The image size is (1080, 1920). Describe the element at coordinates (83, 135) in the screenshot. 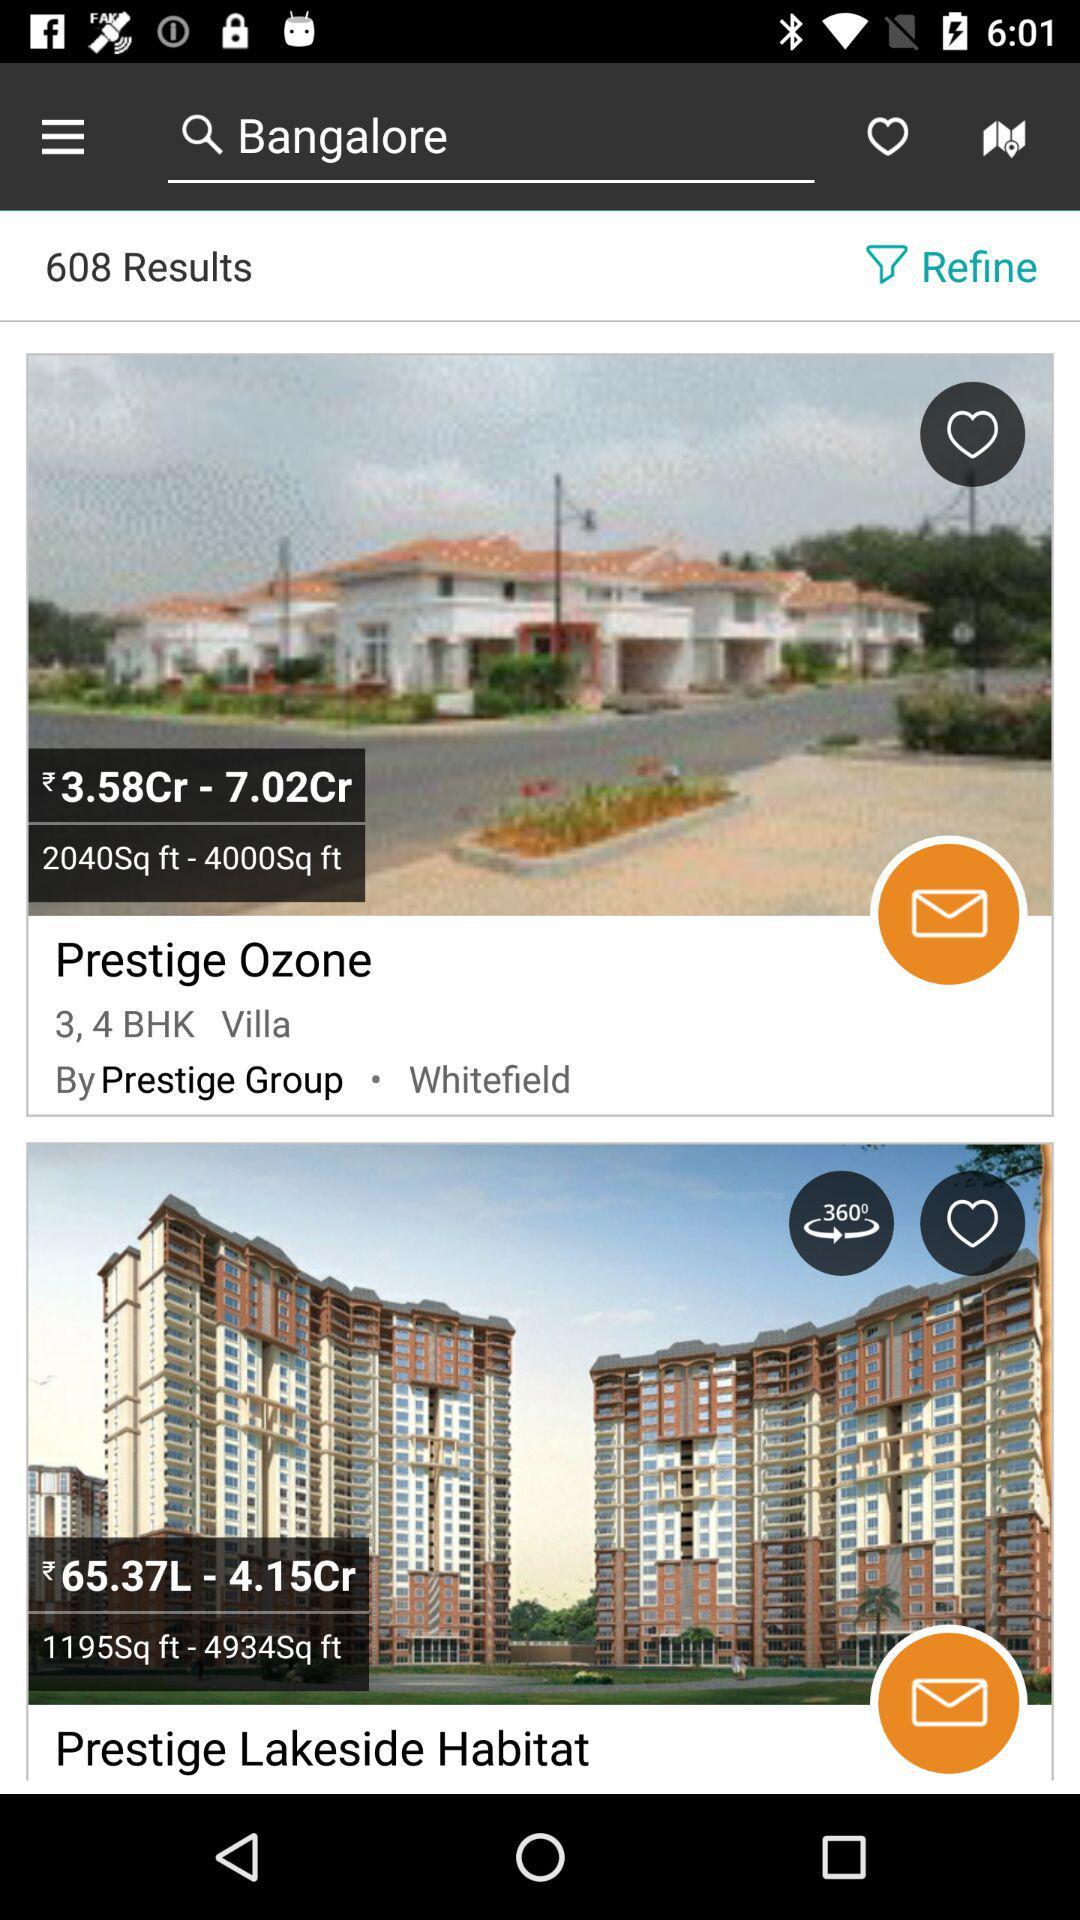

I see `the menu icon` at that location.